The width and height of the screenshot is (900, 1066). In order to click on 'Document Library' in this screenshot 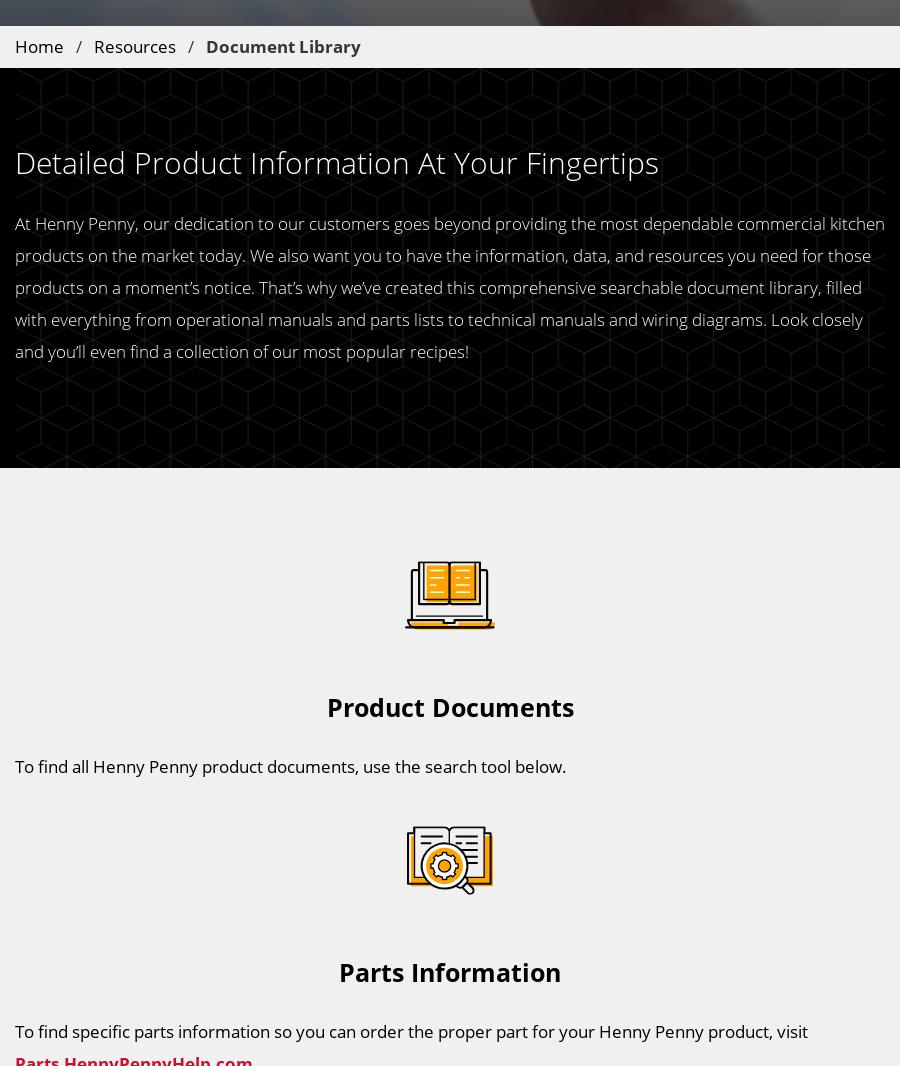, I will do `click(282, 44)`.